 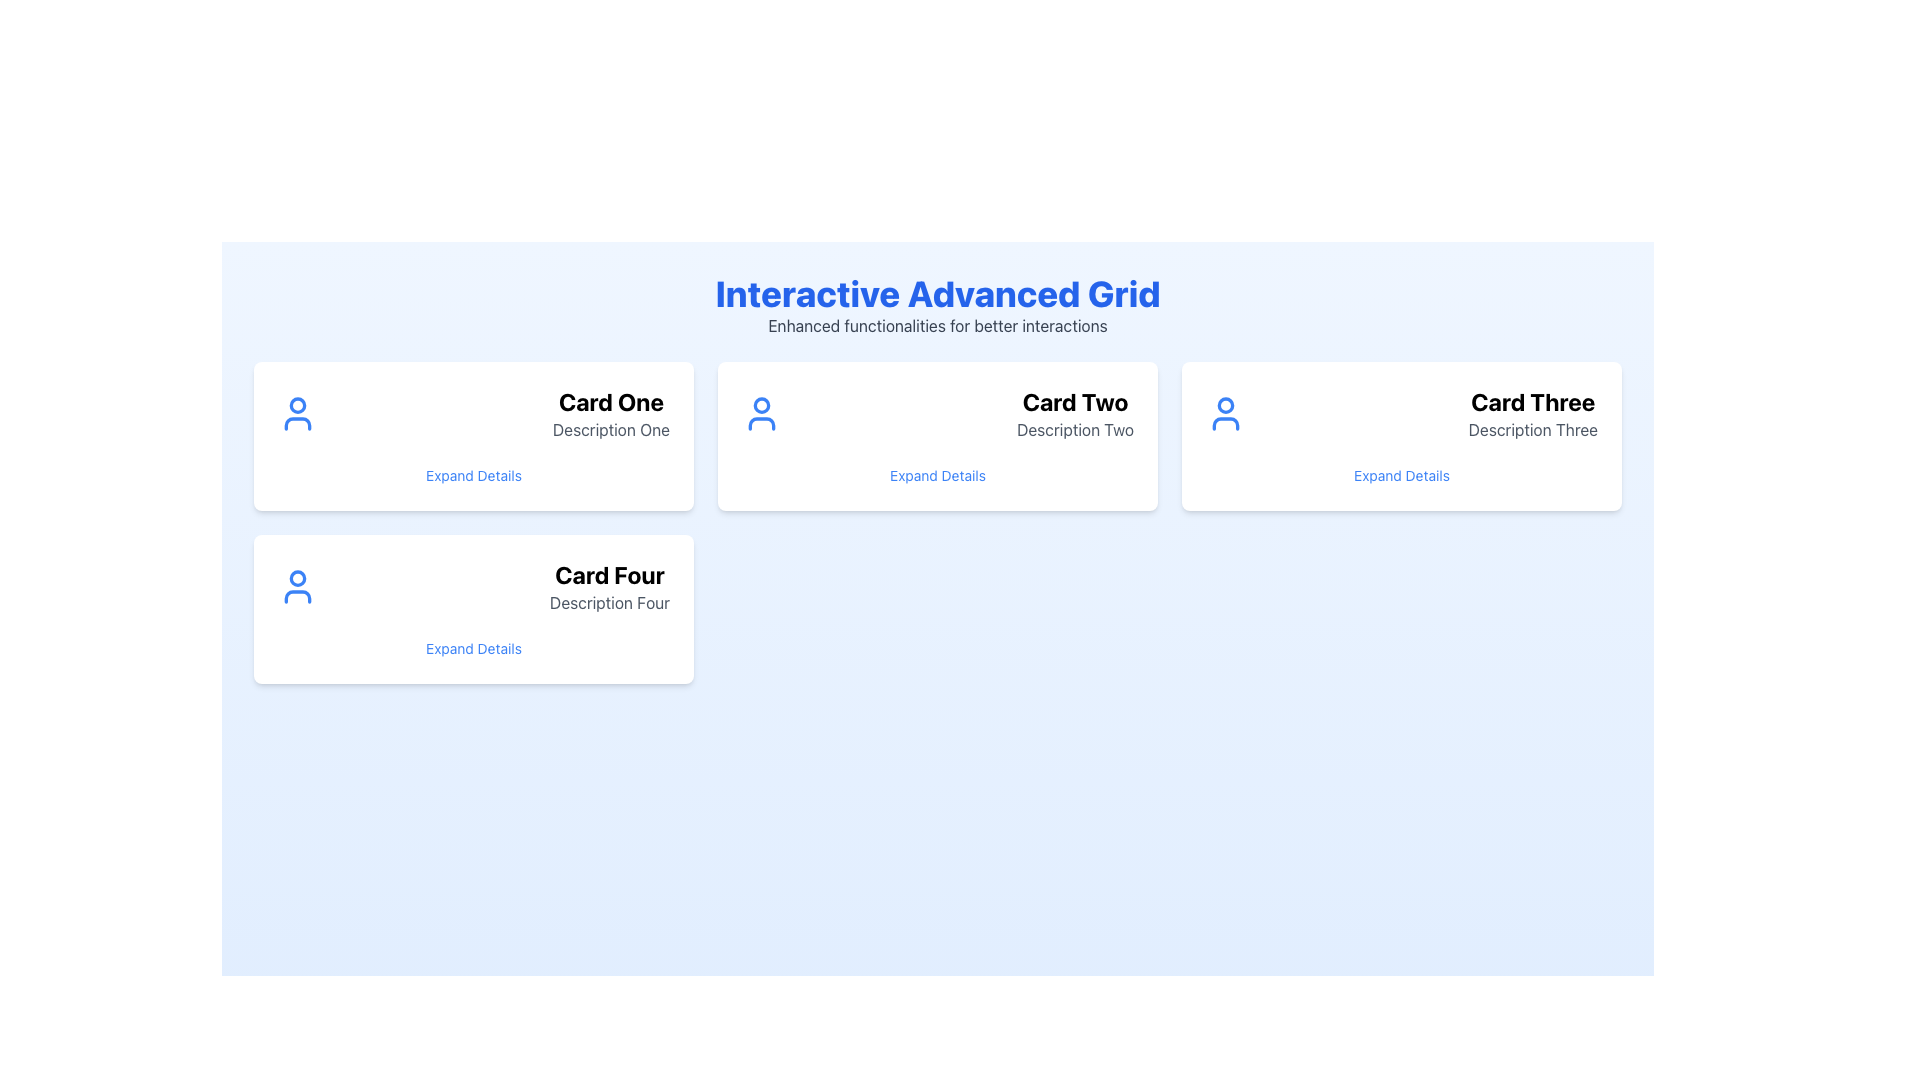 What do you see at coordinates (610, 401) in the screenshot?
I see `the bold text label reading 'Card One' located in the top-left card of the grid layout` at bounding box center [610, 401].